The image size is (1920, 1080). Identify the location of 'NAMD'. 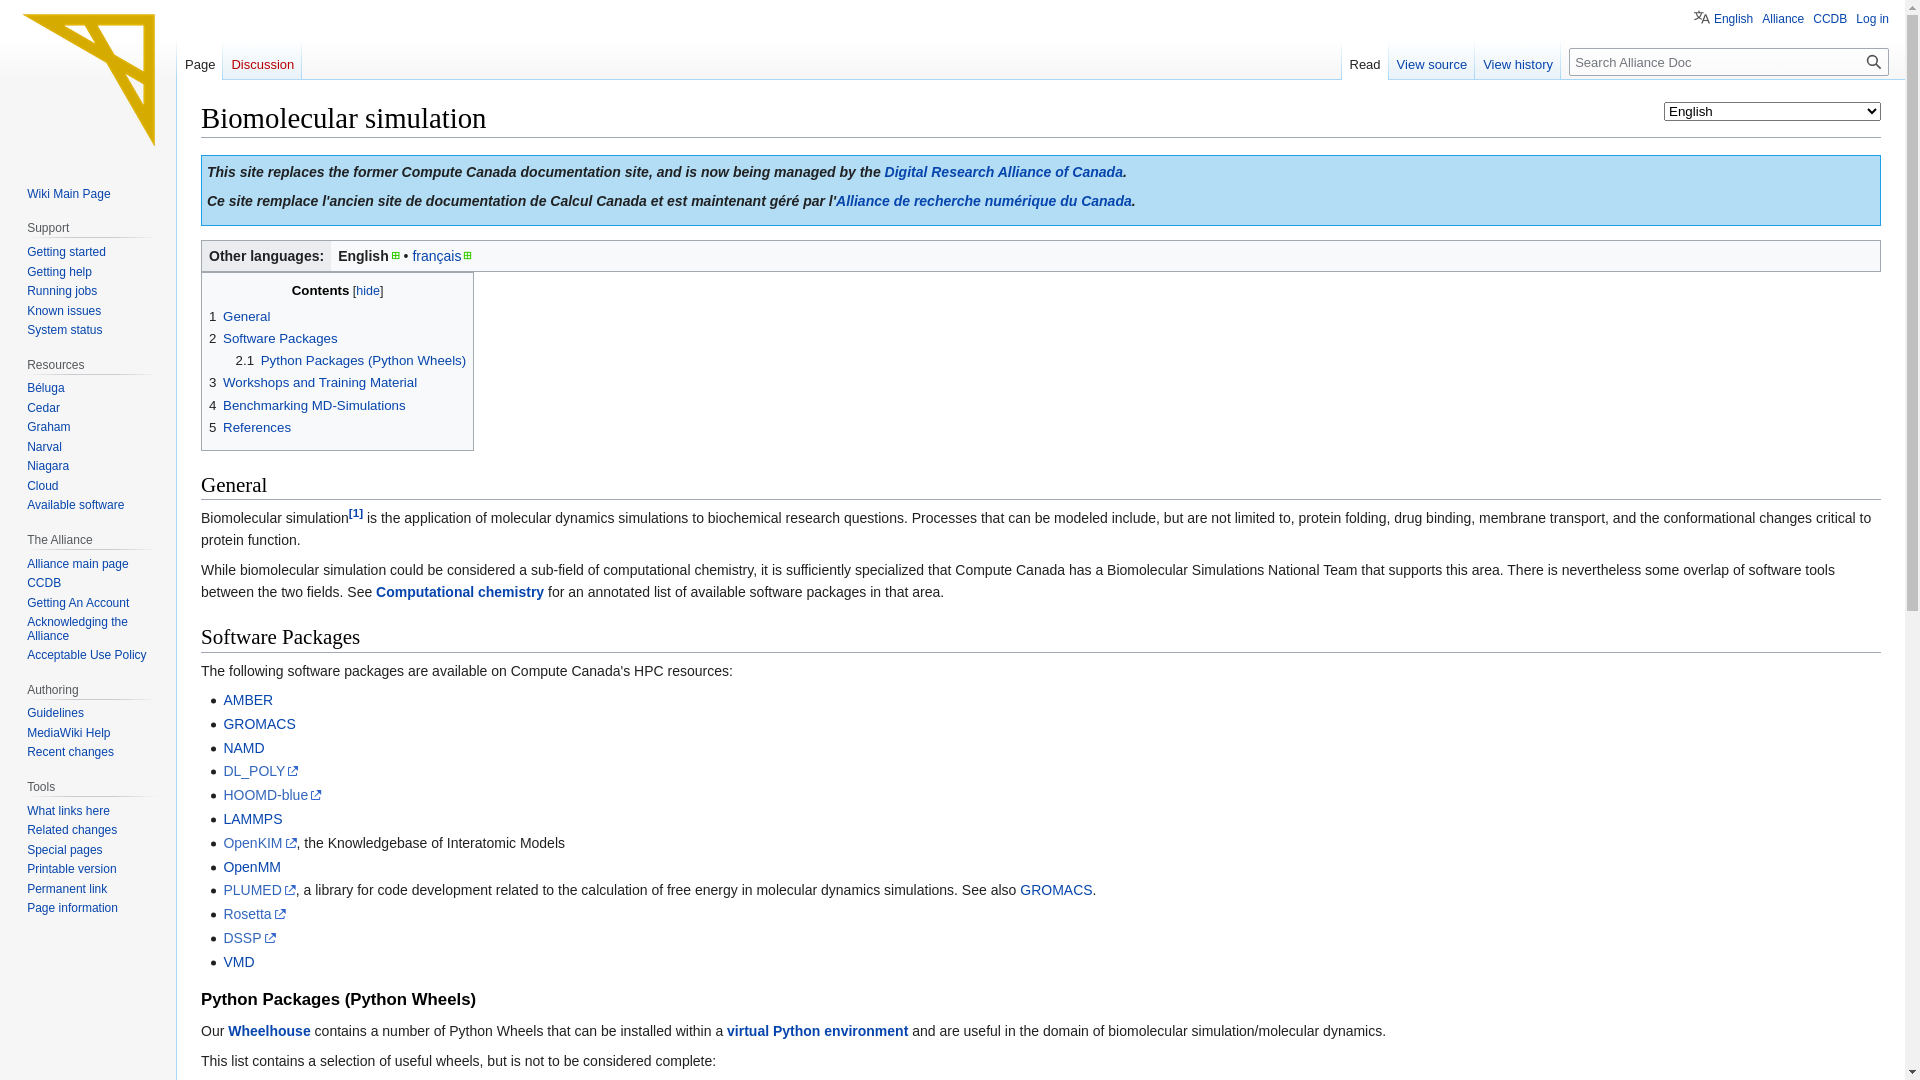
(242, 748).